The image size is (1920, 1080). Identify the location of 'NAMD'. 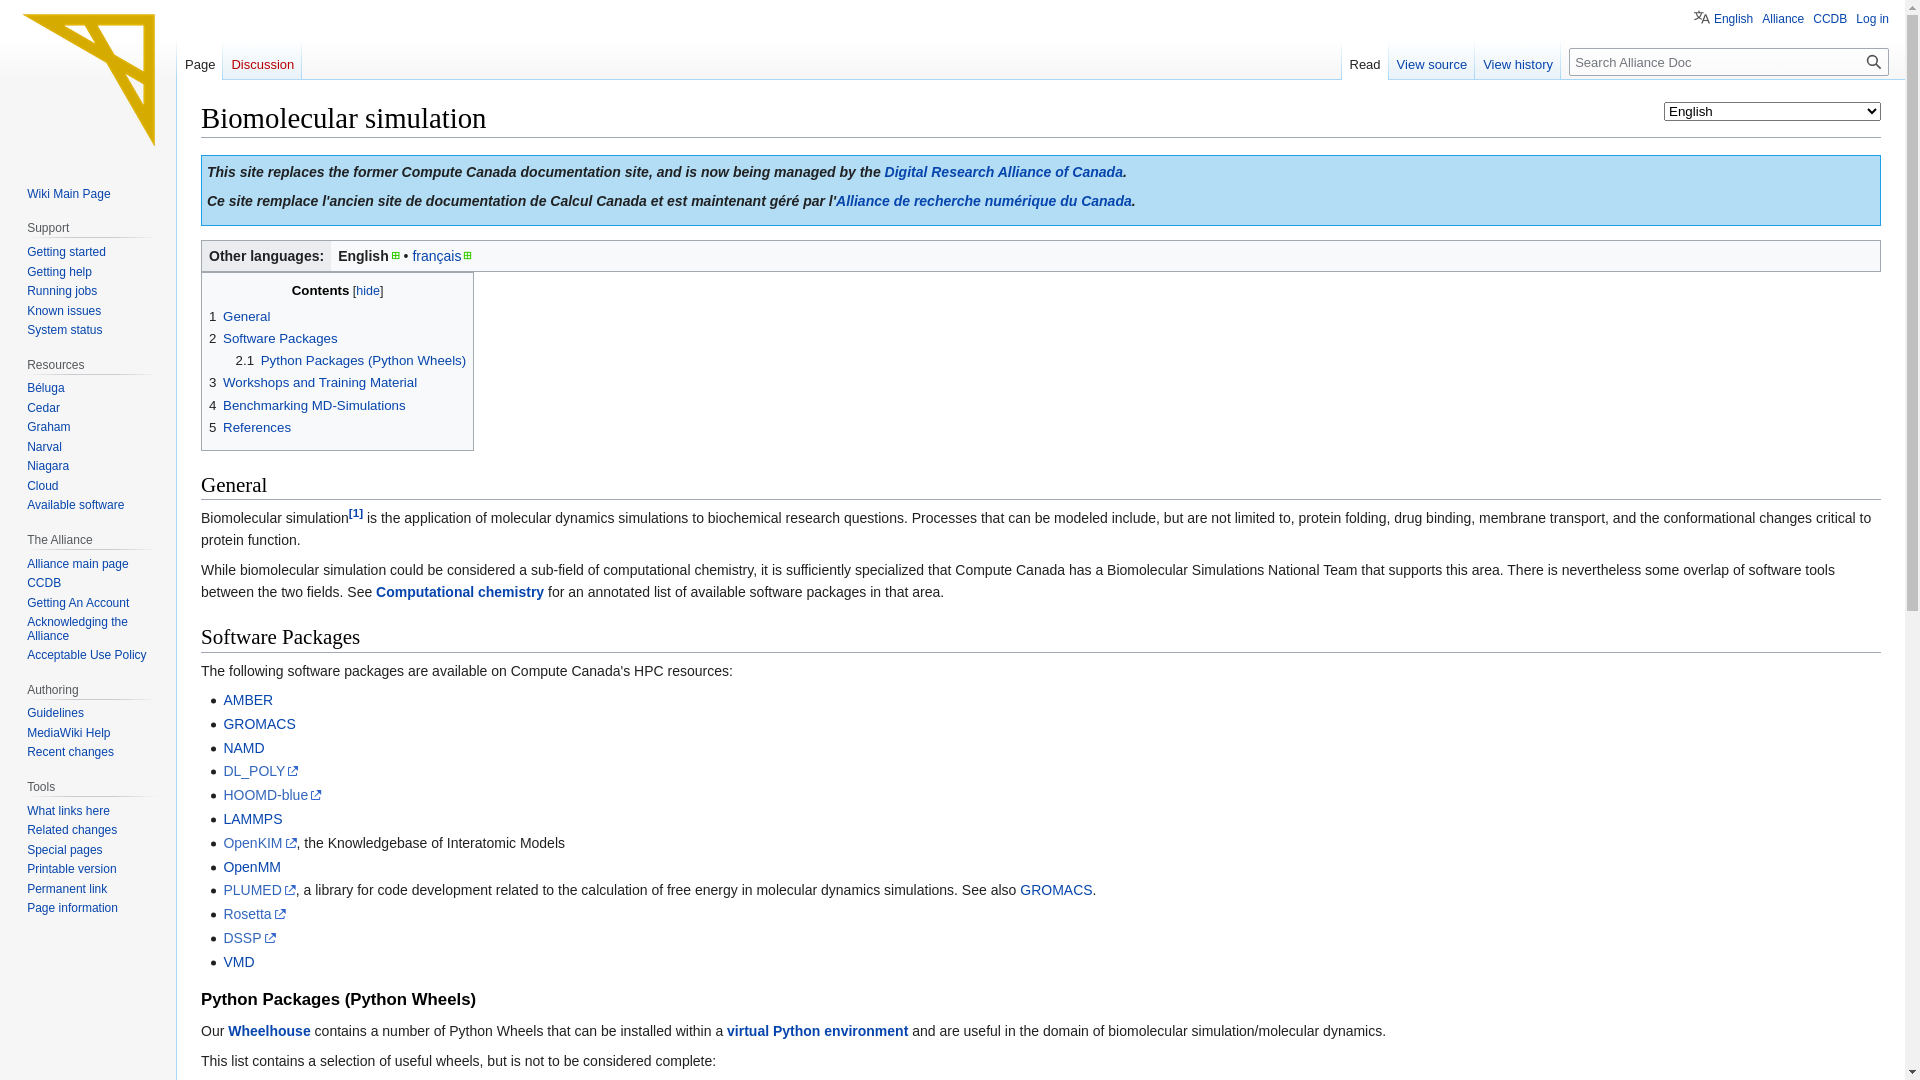
(242, 748).